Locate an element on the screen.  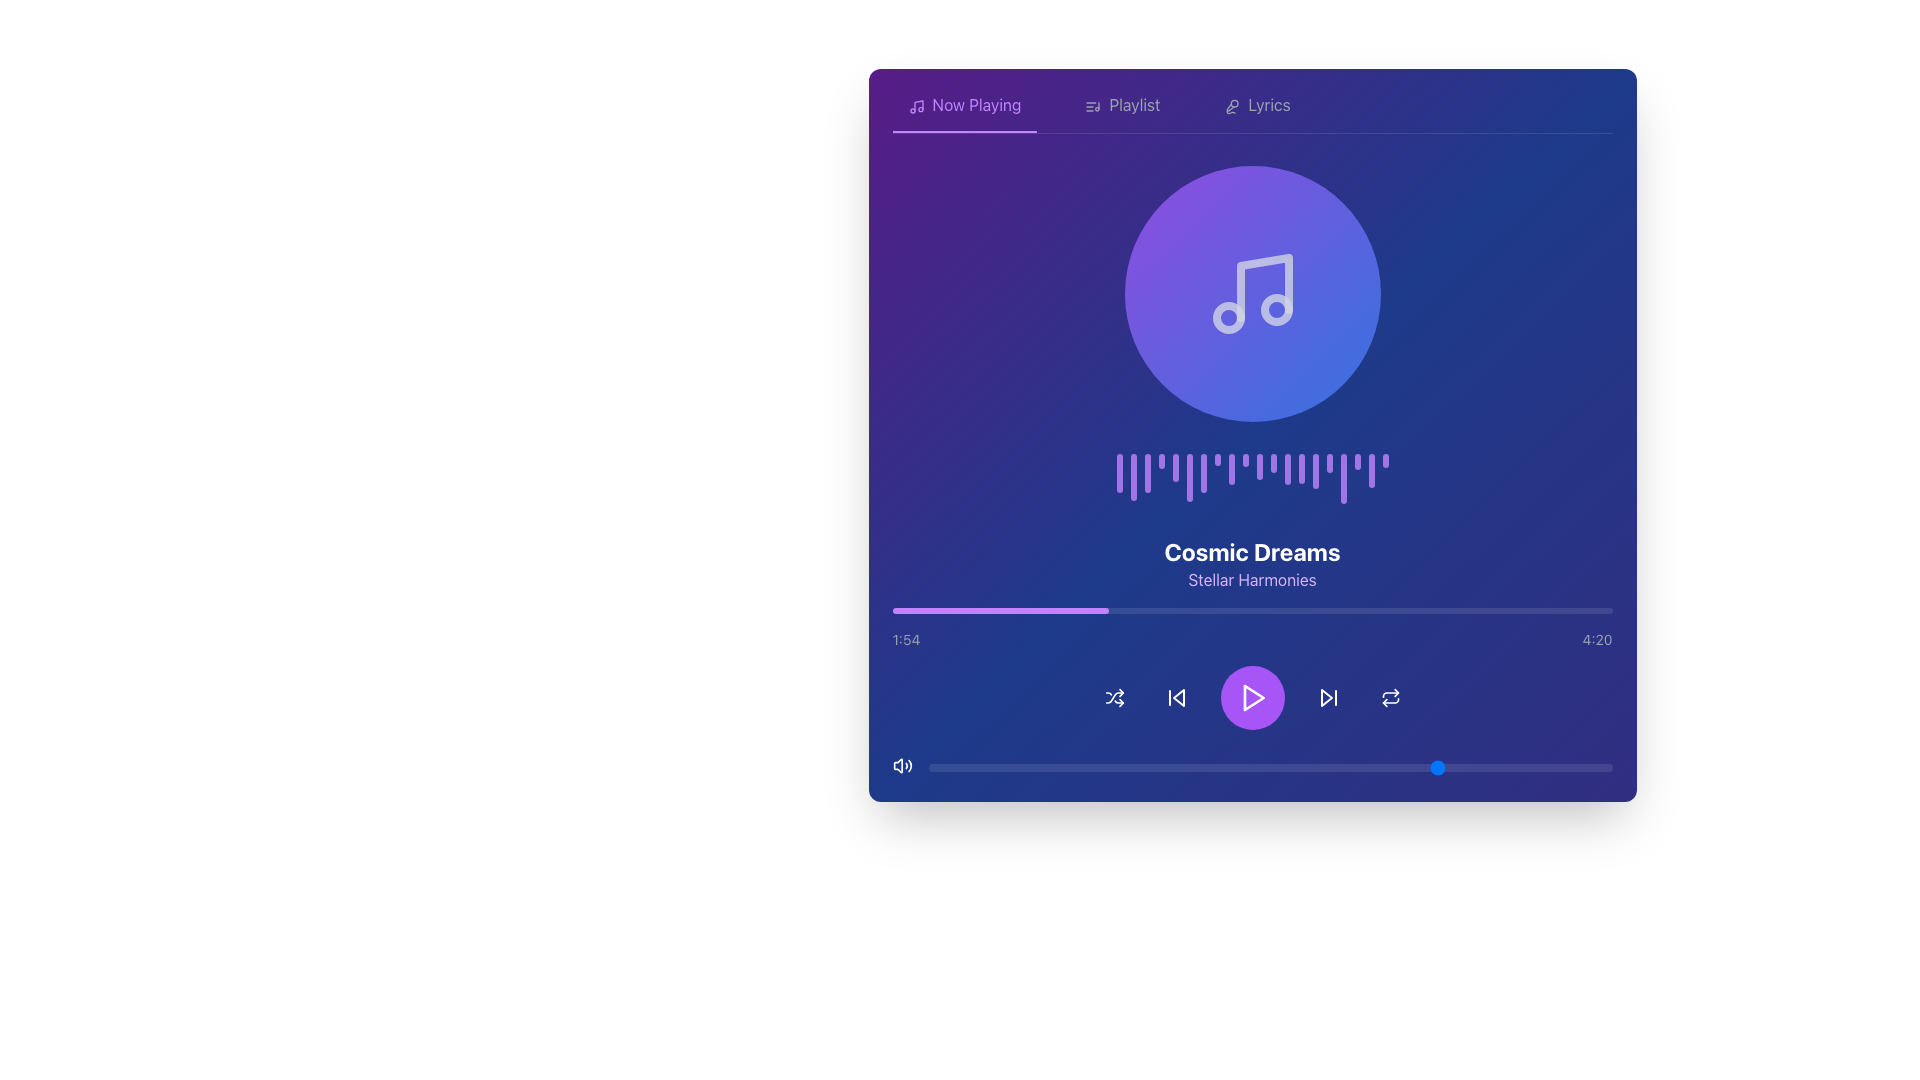
the second purple vertical bar from the left, which is slightly translucent and part of a series of similar bars, located centrally below a circular icon and above the song title 'Cosmic Dreams' is located at coordinates (1133, 477).